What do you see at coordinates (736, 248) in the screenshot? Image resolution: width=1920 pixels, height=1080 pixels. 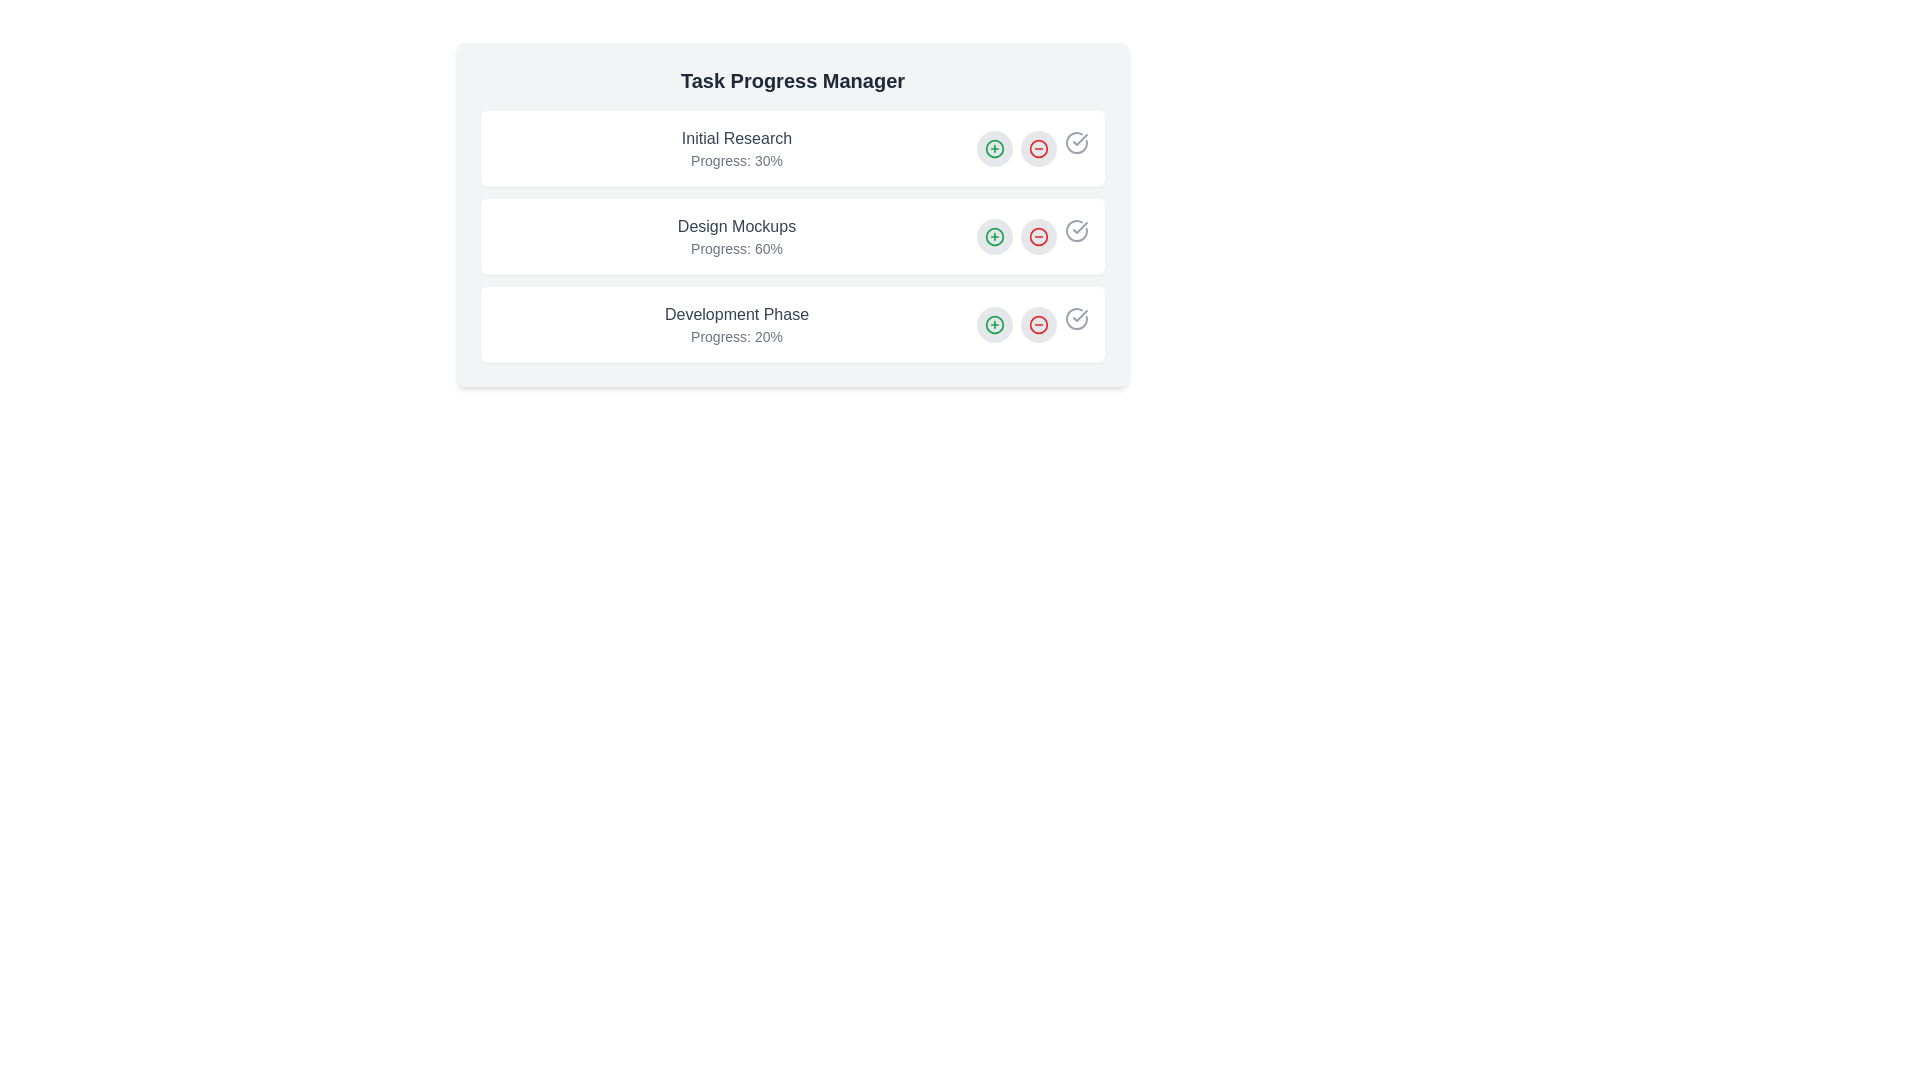 I see `the static text displaying the progress percentage (60%) of the 'Design Mockups' task, located directly below the 'Design Mockups' text in the middle task item of the list` at bounding box center [736, 248].